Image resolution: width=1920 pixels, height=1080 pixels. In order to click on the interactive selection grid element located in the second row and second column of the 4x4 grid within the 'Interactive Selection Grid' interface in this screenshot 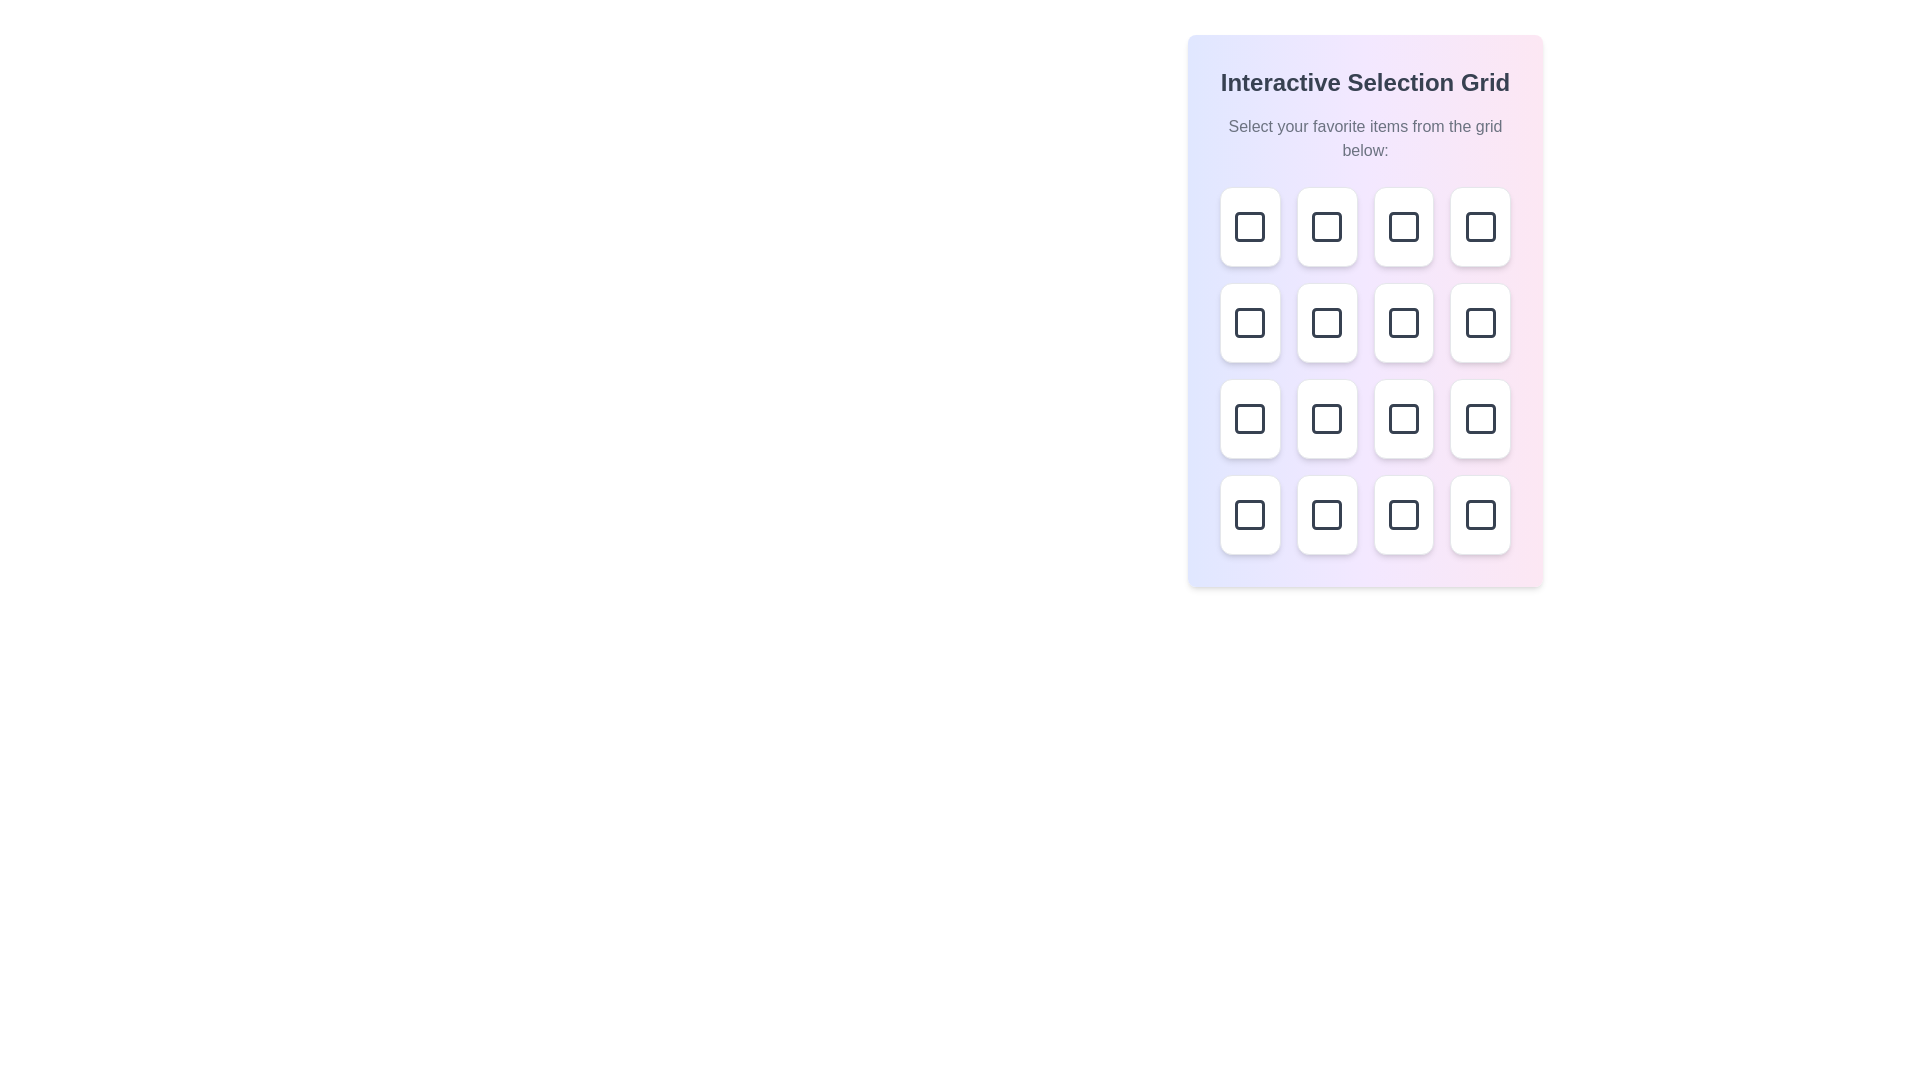, I will do `click(1402, 226)`.